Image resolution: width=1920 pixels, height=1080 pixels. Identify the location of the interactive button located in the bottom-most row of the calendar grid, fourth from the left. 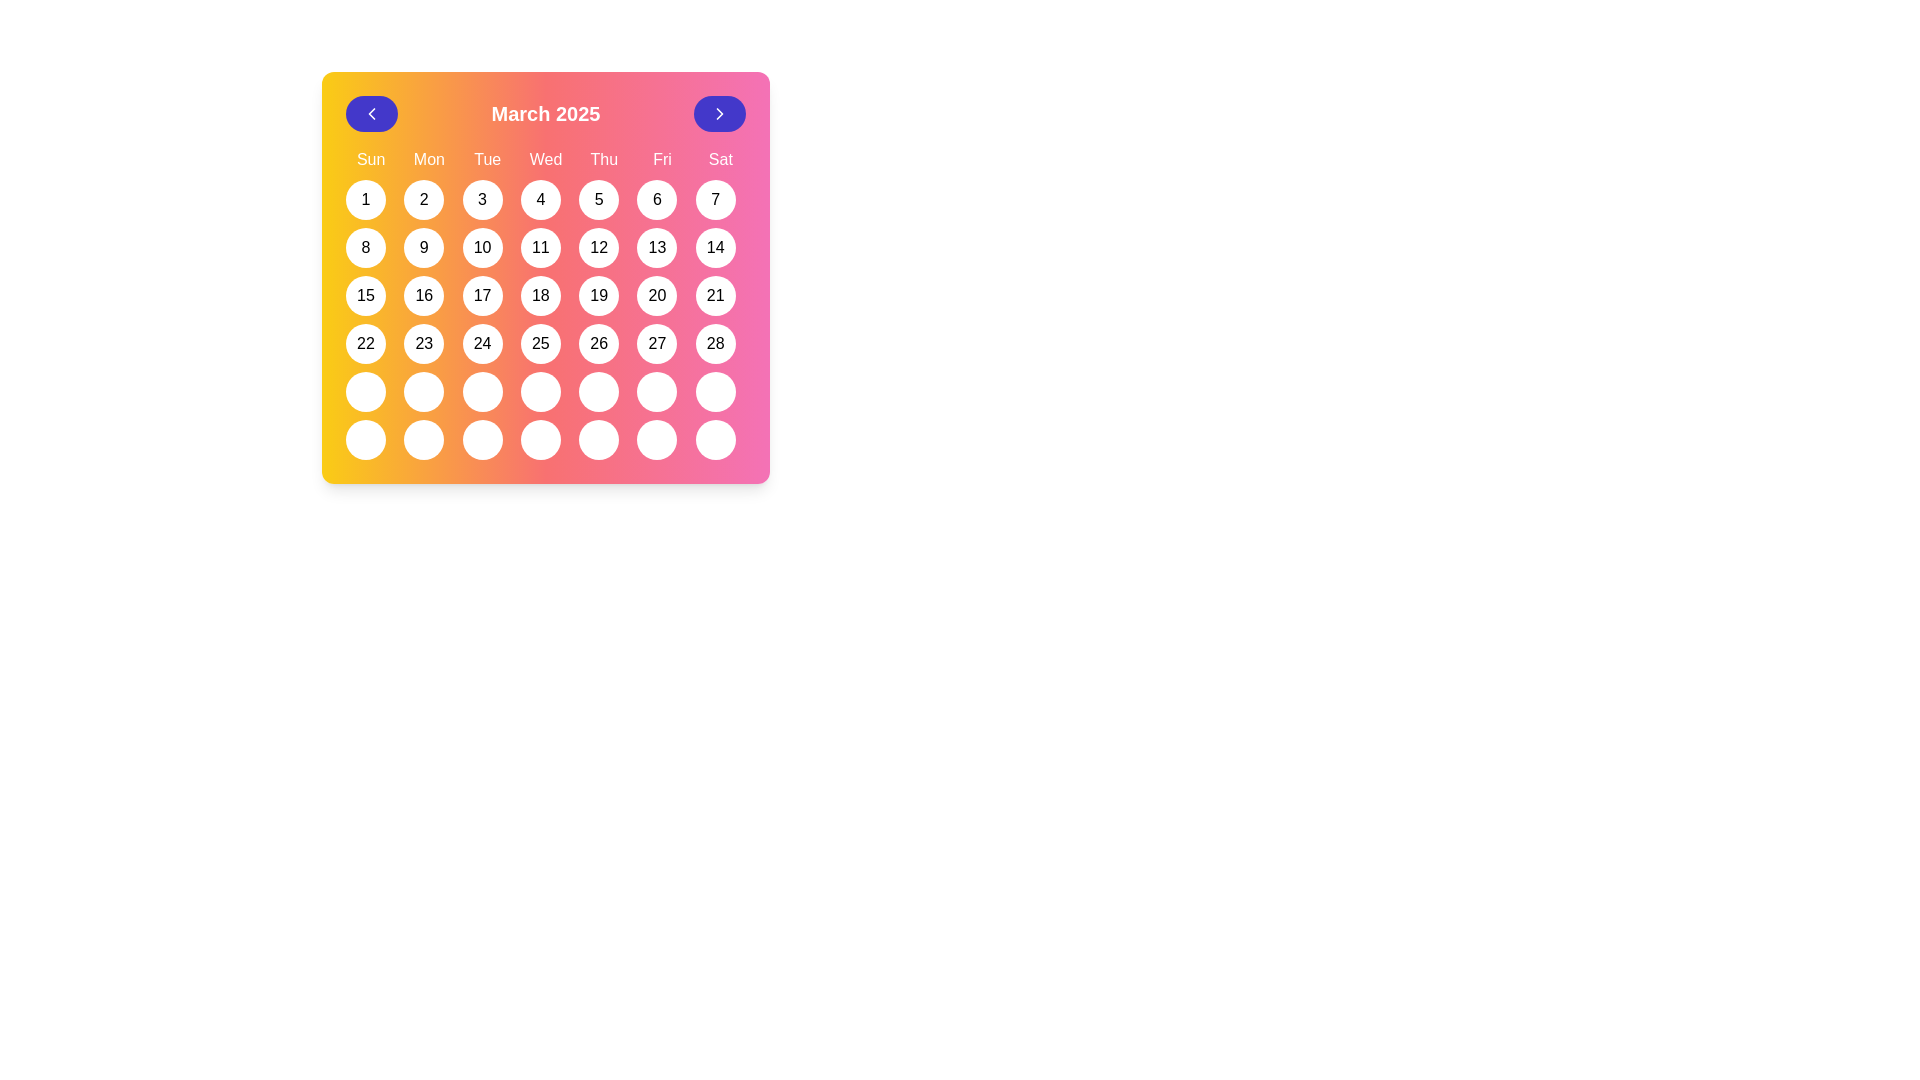
(540, 438).